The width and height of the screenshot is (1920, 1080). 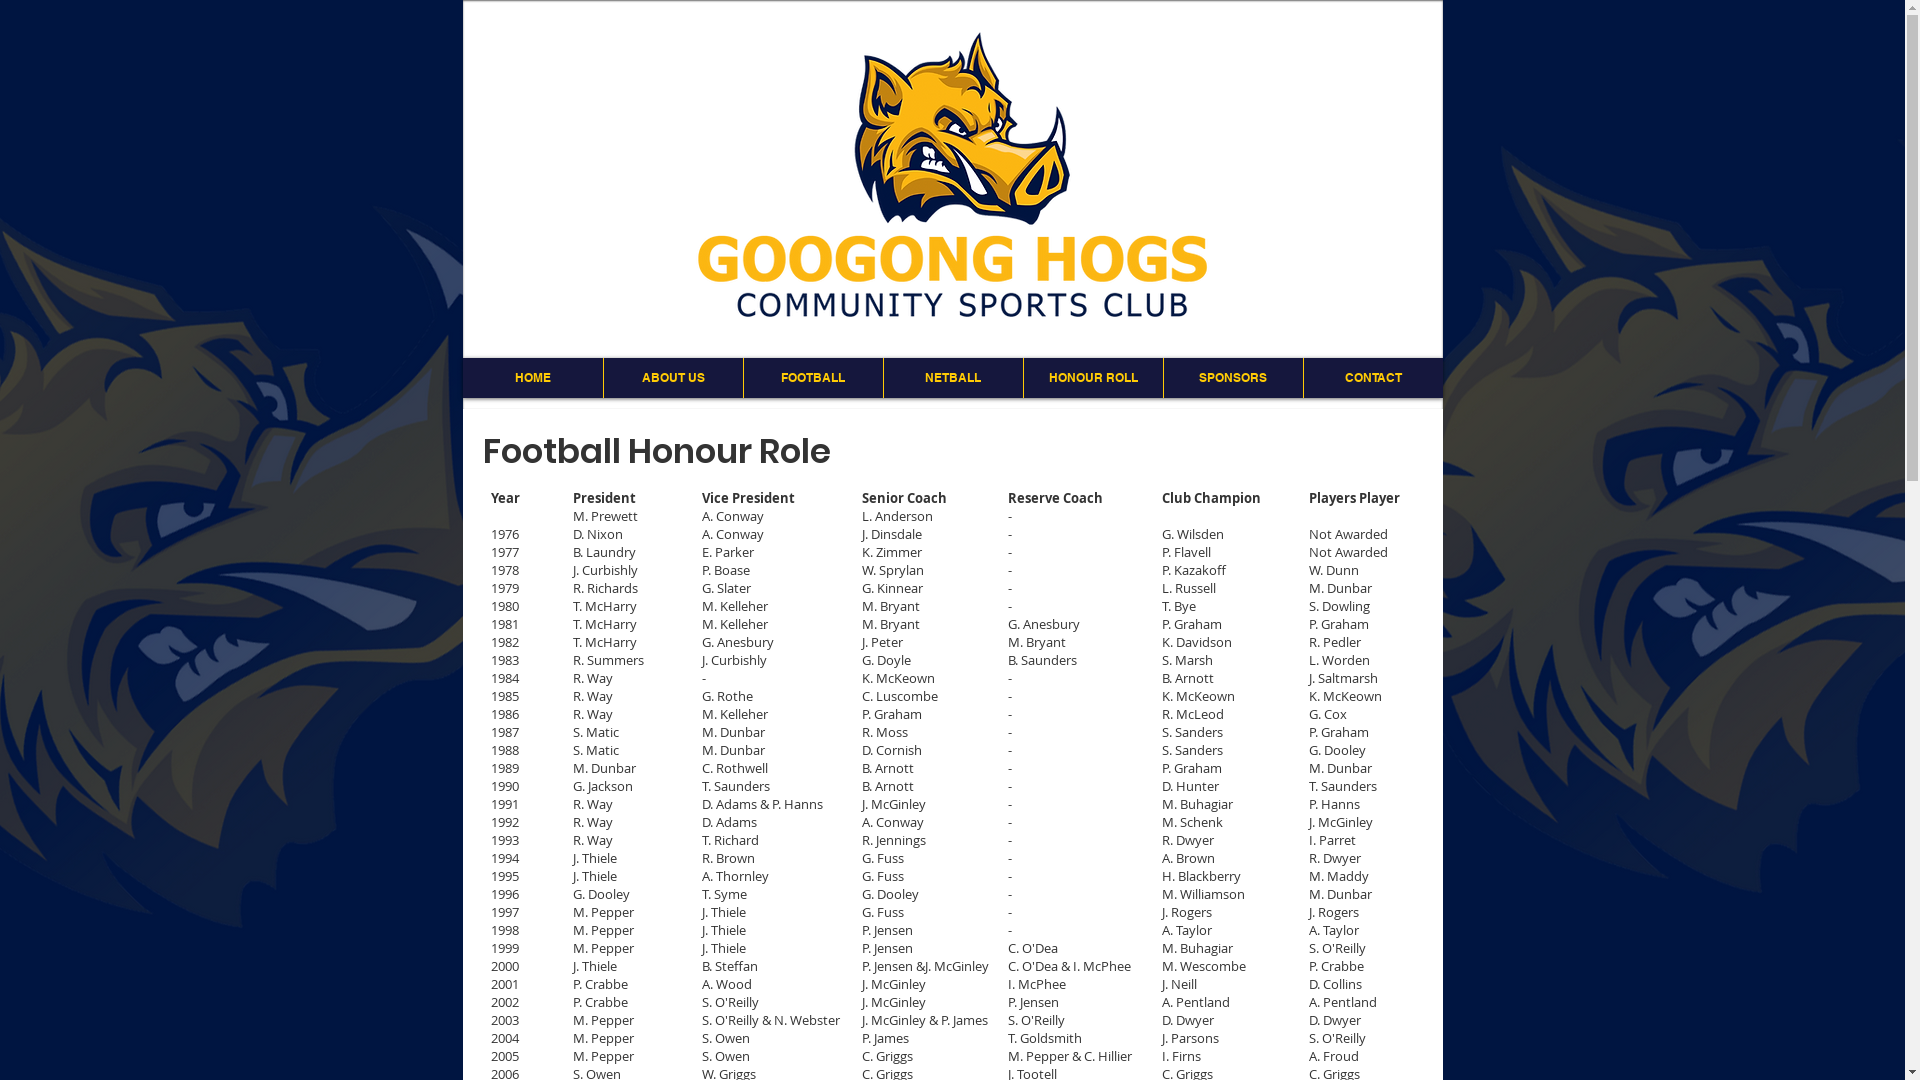 What do you see at coordinates (532, 378) in the screenshot?
I see `'HOME'` at bounding box center [532, 378].